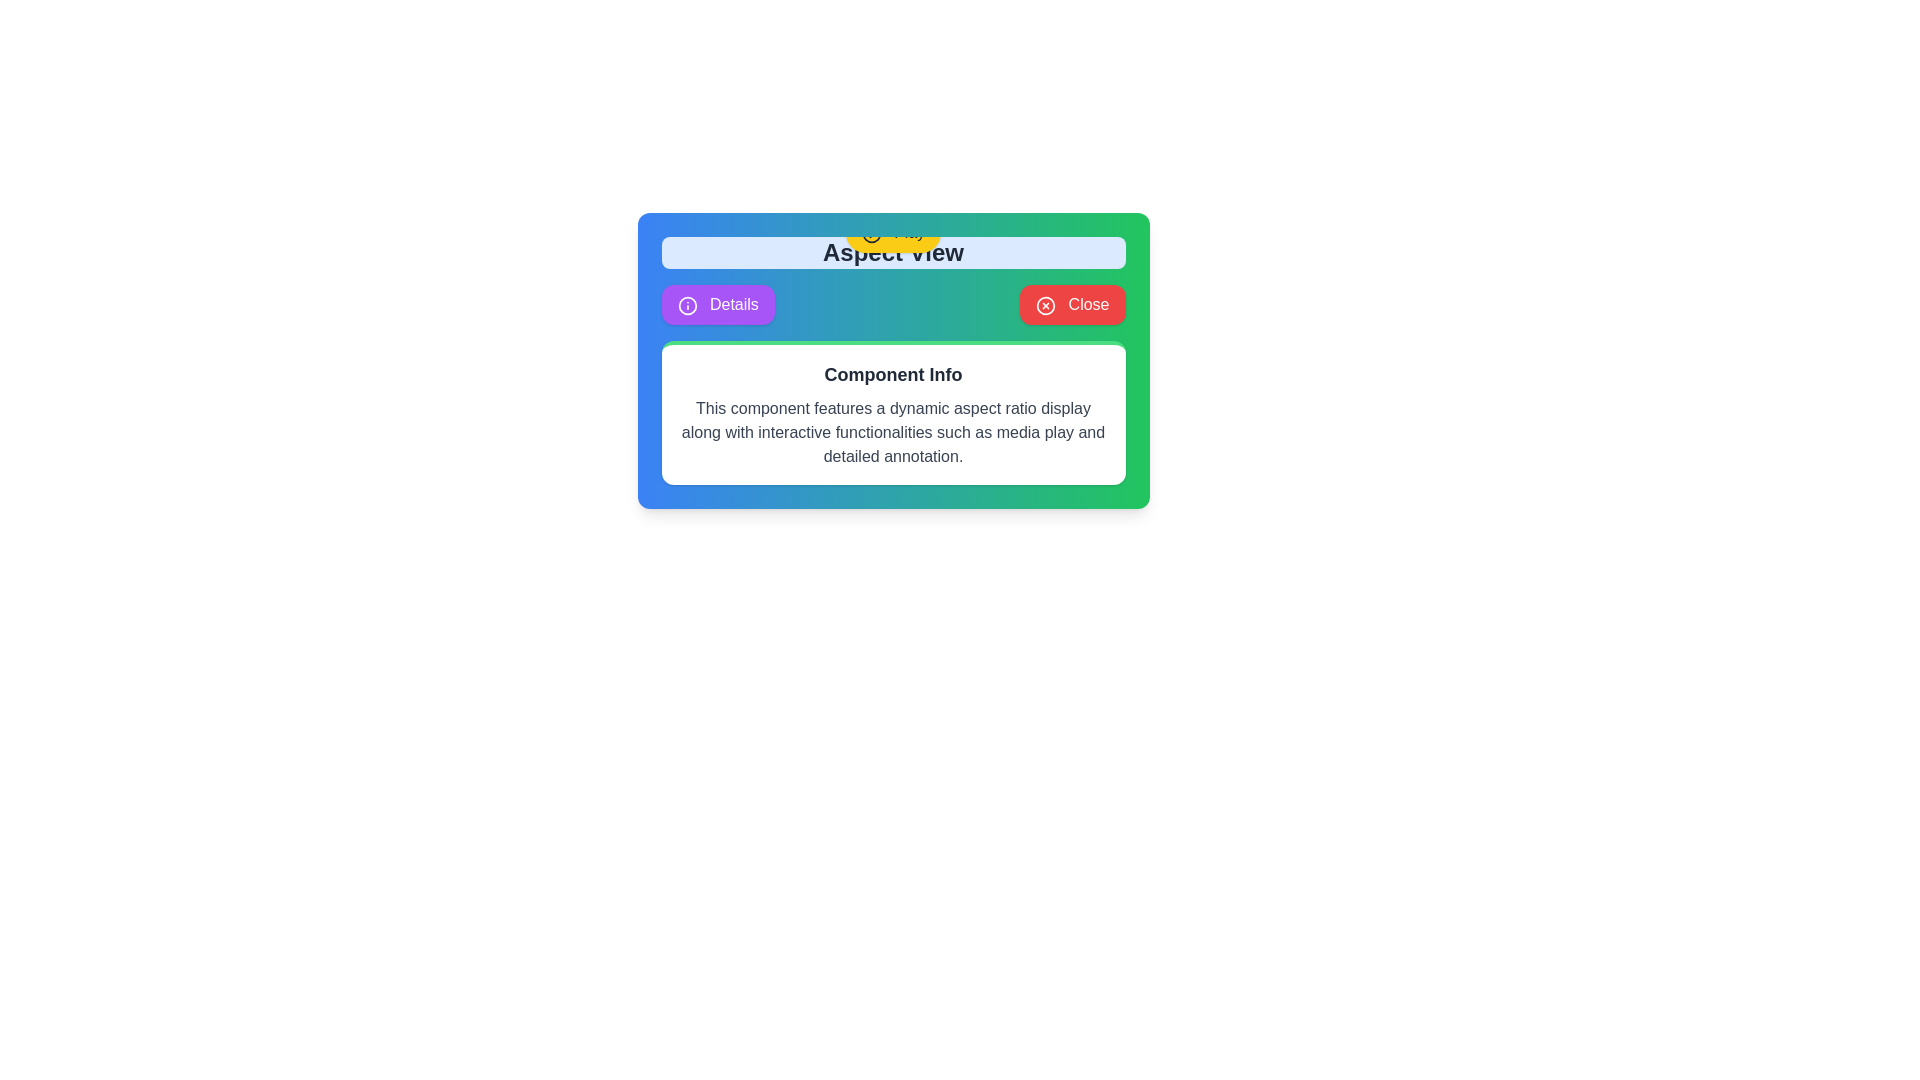  Describe the element at coordinates (687, 305) in the screenshot. I see `the small circular Information Icon located within the purple 'Details' button` at that location.